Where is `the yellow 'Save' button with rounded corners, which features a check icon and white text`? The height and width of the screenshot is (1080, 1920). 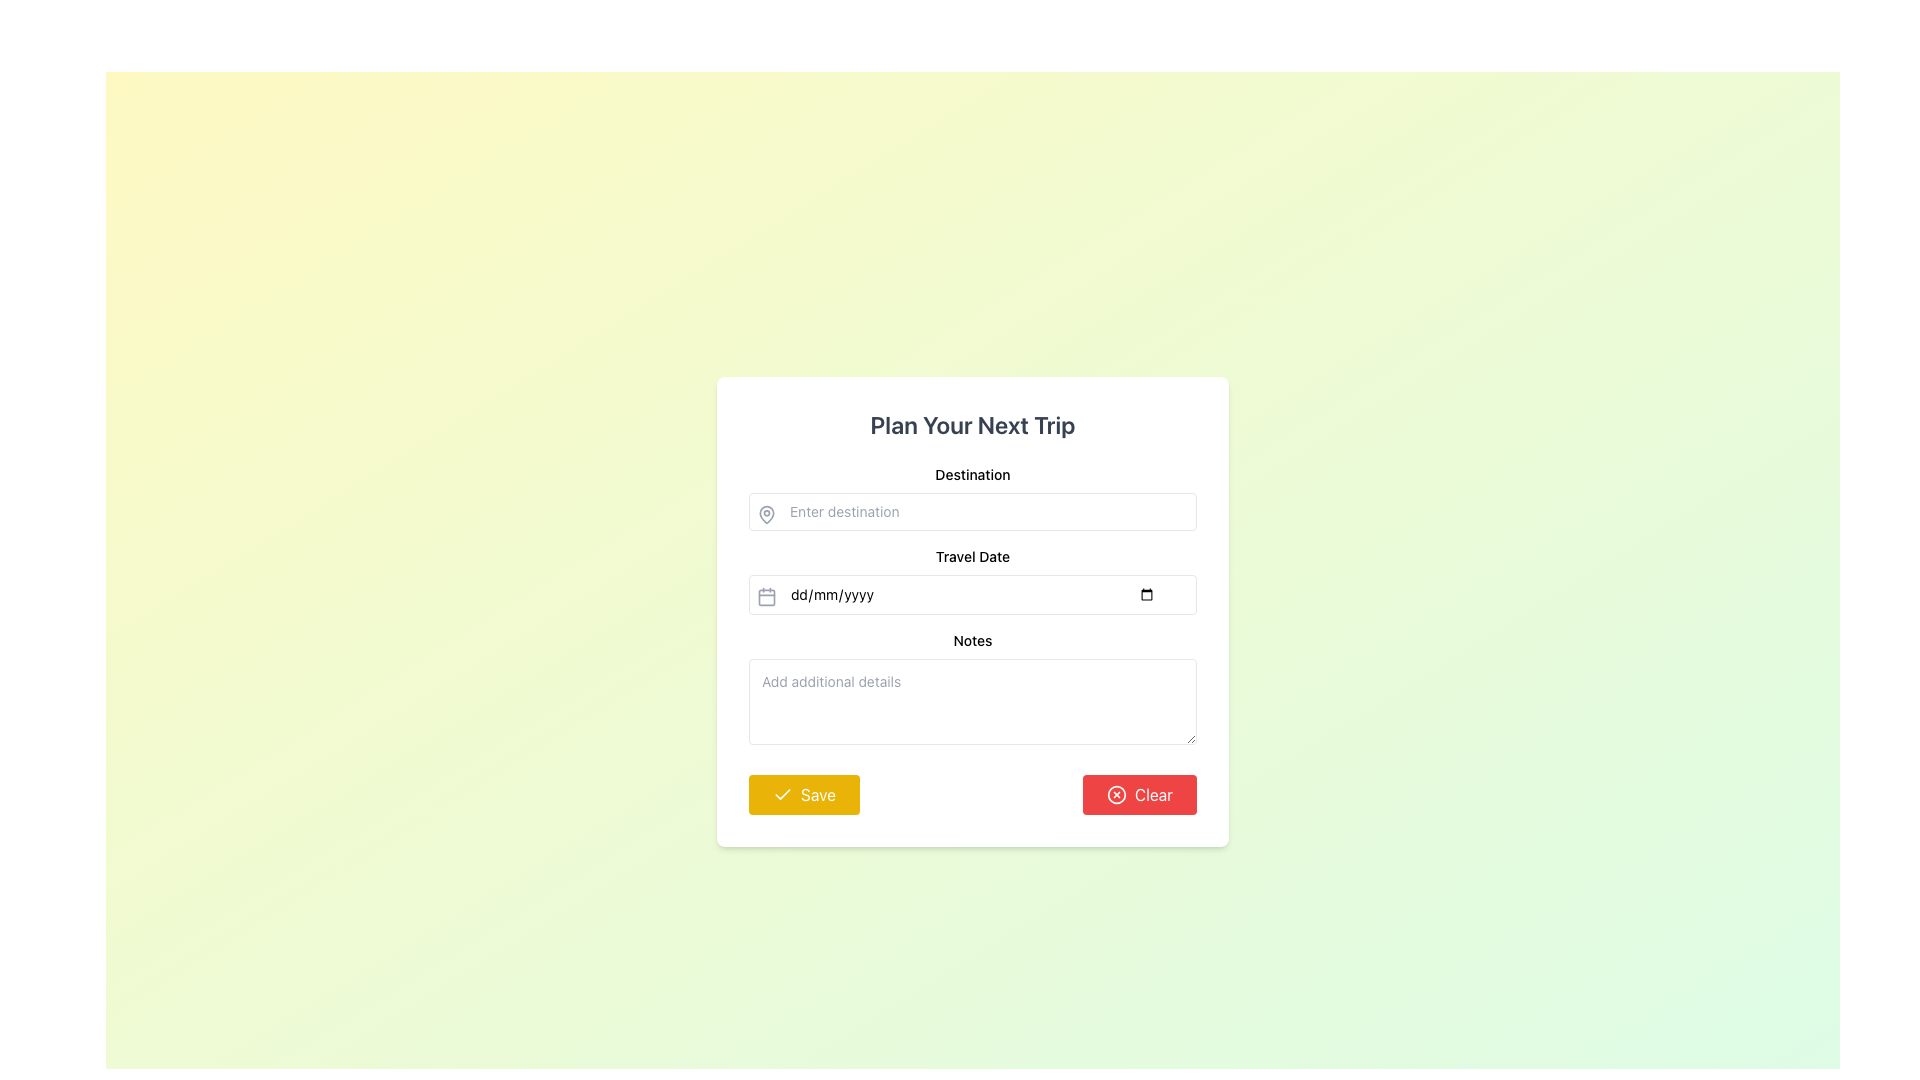 the yellow 'Save' button with rounded corners, which features a check icon and white text is located at coordinates (804, 793).